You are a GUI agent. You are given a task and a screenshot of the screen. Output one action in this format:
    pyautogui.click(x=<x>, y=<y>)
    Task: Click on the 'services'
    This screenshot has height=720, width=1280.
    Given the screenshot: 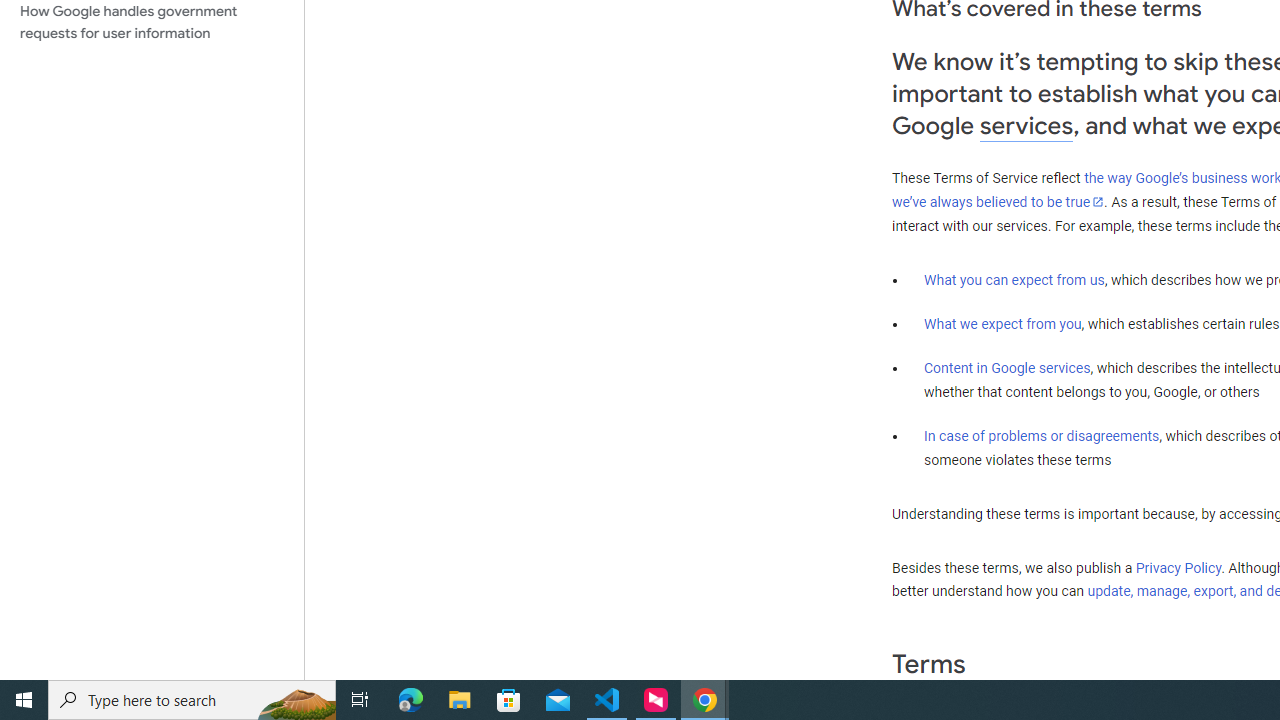 What is the action you would take?
    pyautogui.click(x=1026, y=125)
    